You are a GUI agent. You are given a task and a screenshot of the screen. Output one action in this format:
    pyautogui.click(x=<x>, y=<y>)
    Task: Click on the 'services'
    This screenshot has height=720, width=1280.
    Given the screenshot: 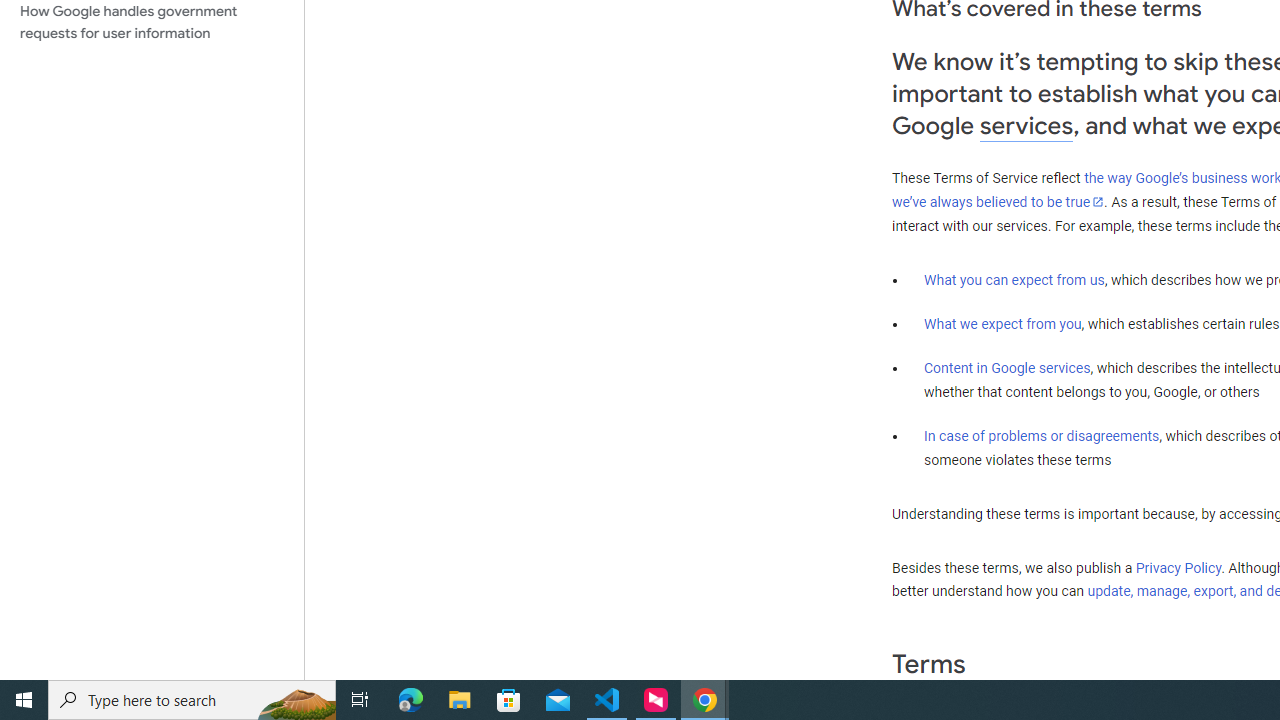 What is the action you would take?
    pyautogui.click(x=1026, y=125)
    